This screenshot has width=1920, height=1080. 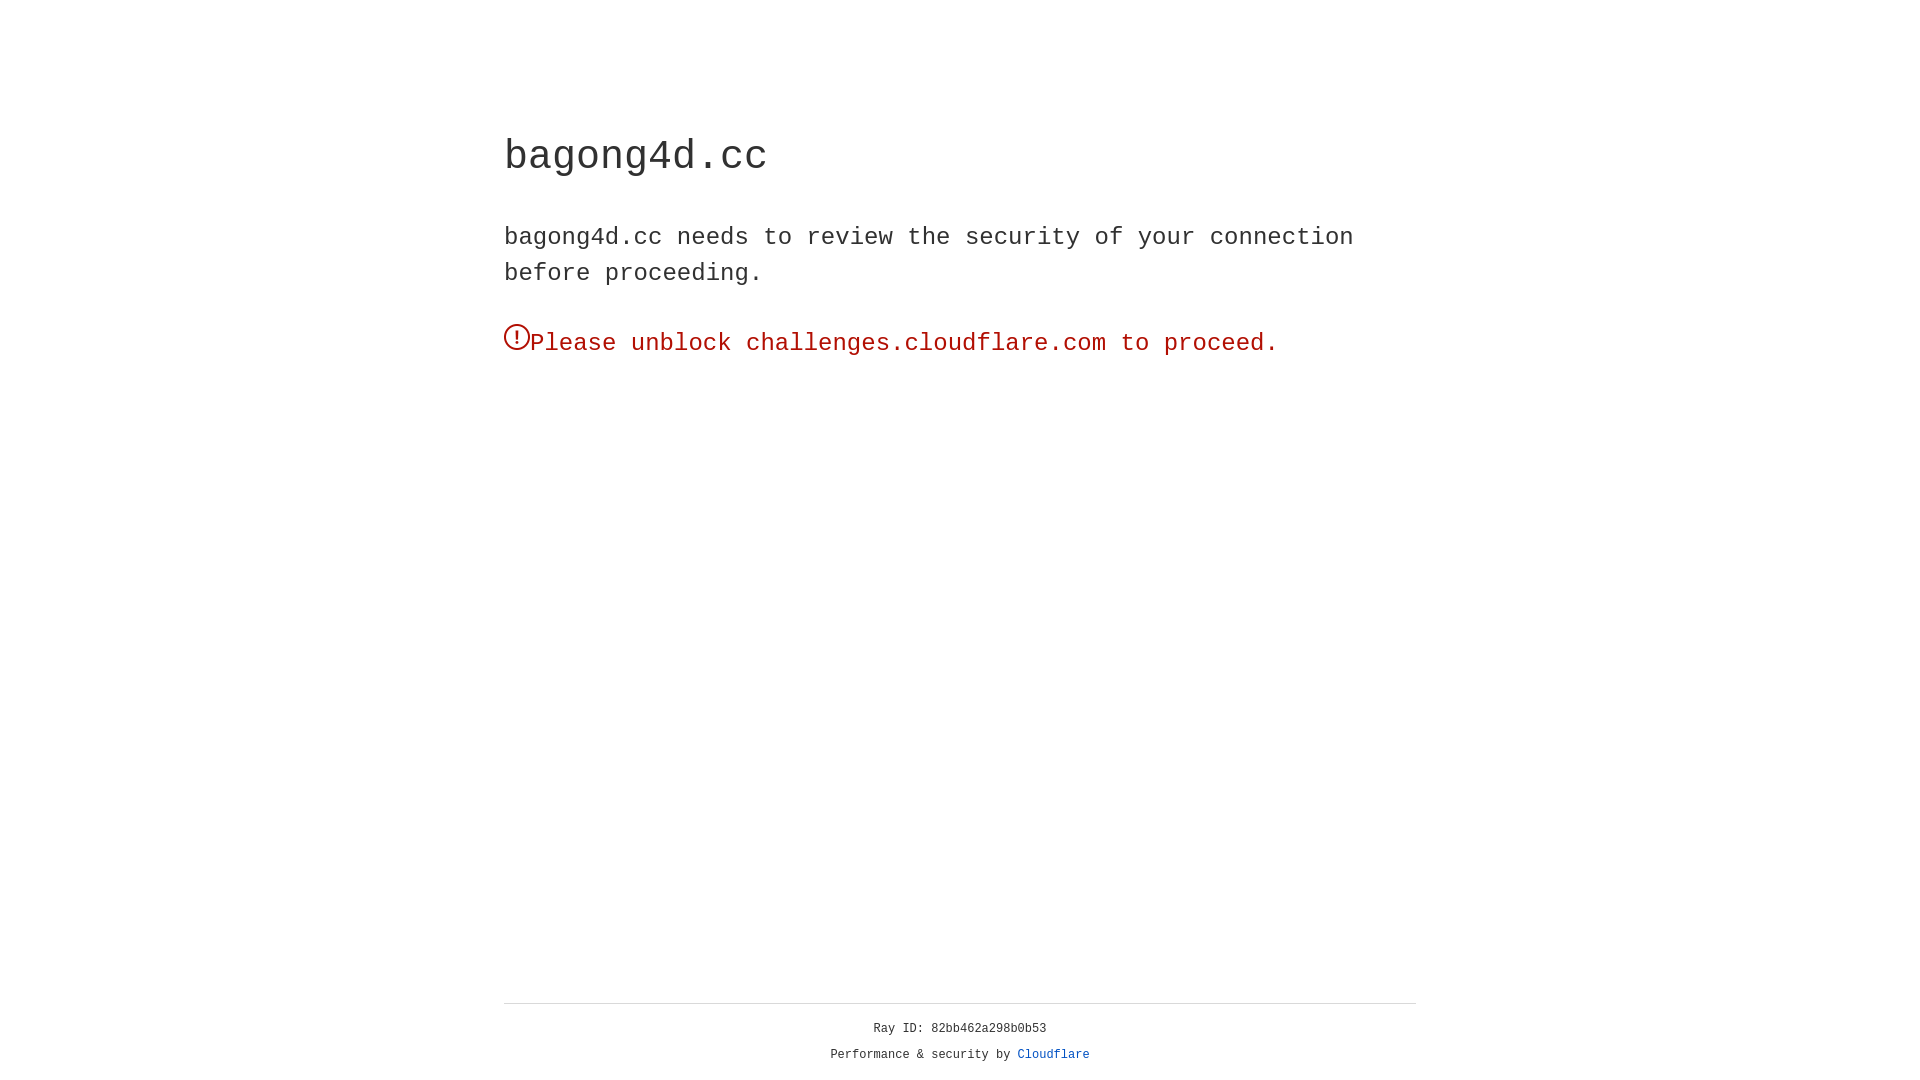 I want to click on 'Cloudflare', so click(x=1053, y=1054).